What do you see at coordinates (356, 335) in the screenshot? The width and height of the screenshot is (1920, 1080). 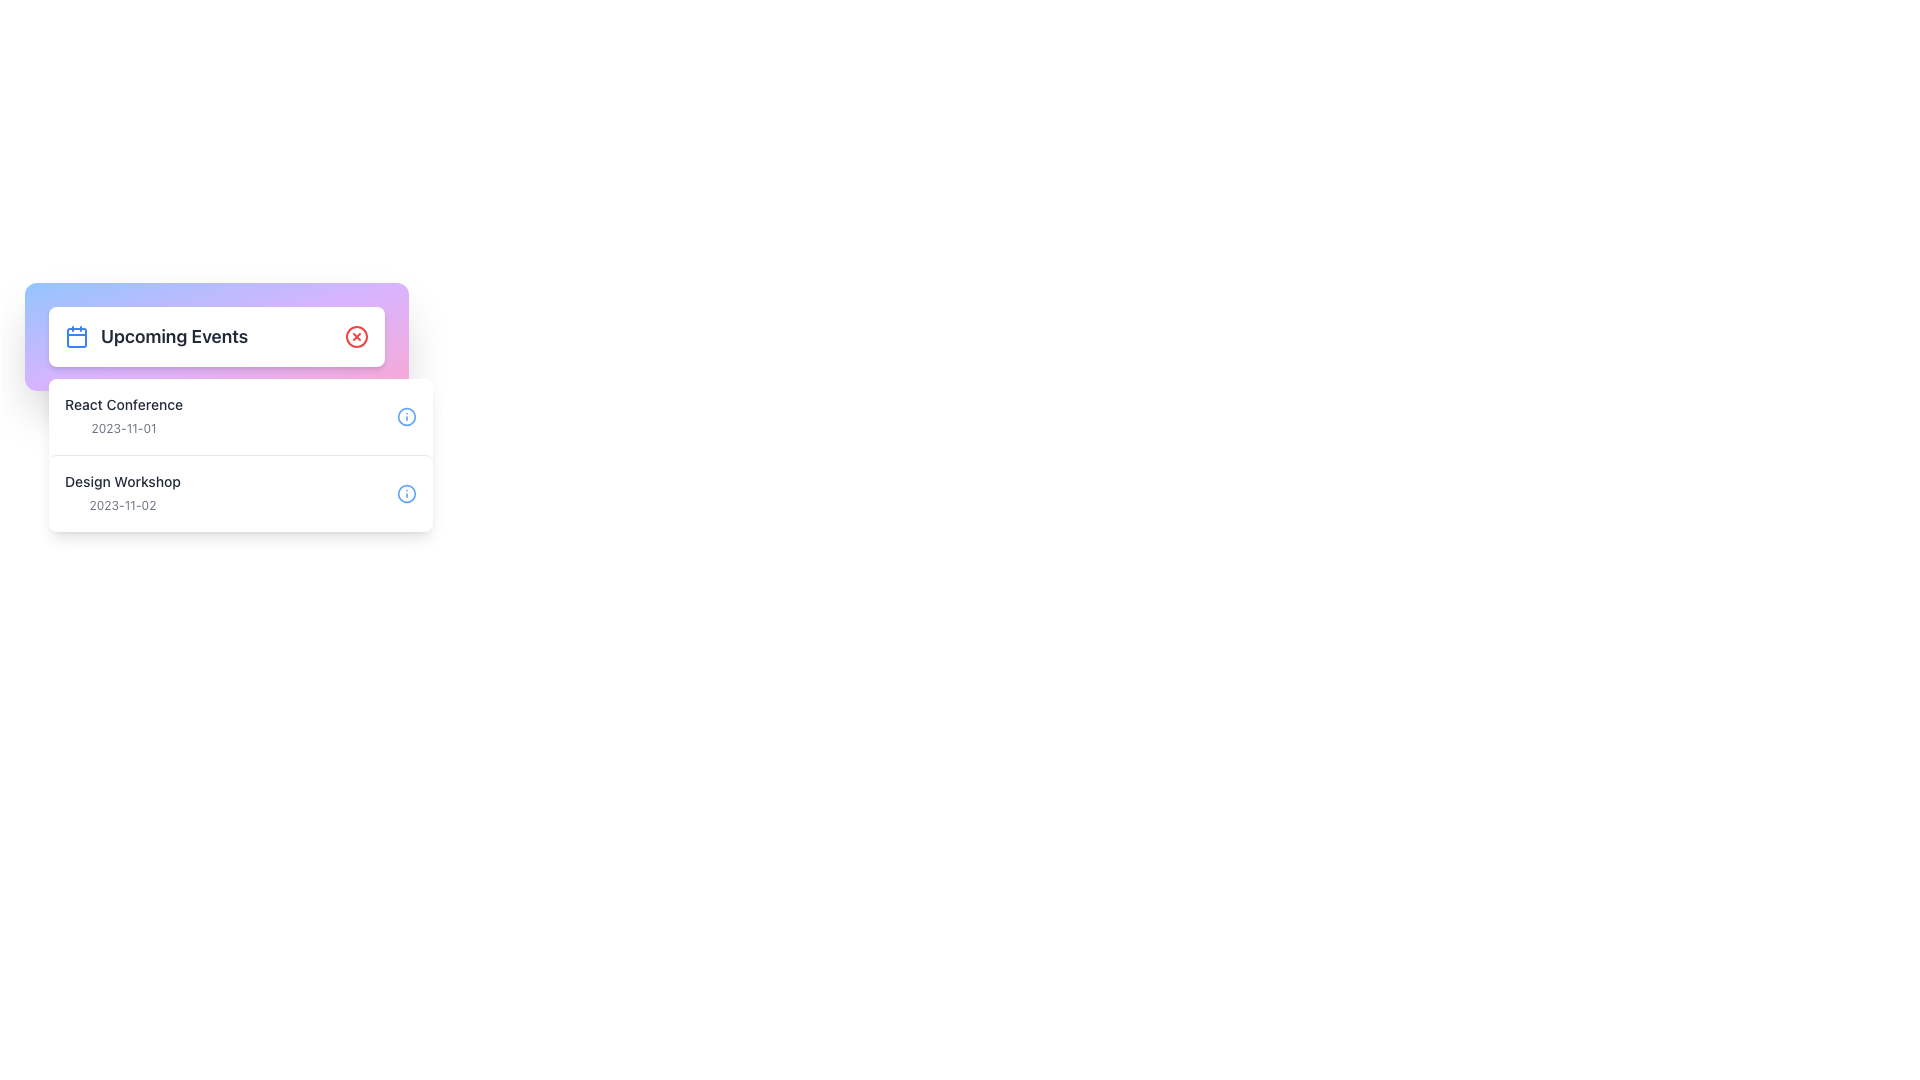 I see `the icon button located at the far right of the 'Upcoming Events' section header` at bounding box center [356, 335].